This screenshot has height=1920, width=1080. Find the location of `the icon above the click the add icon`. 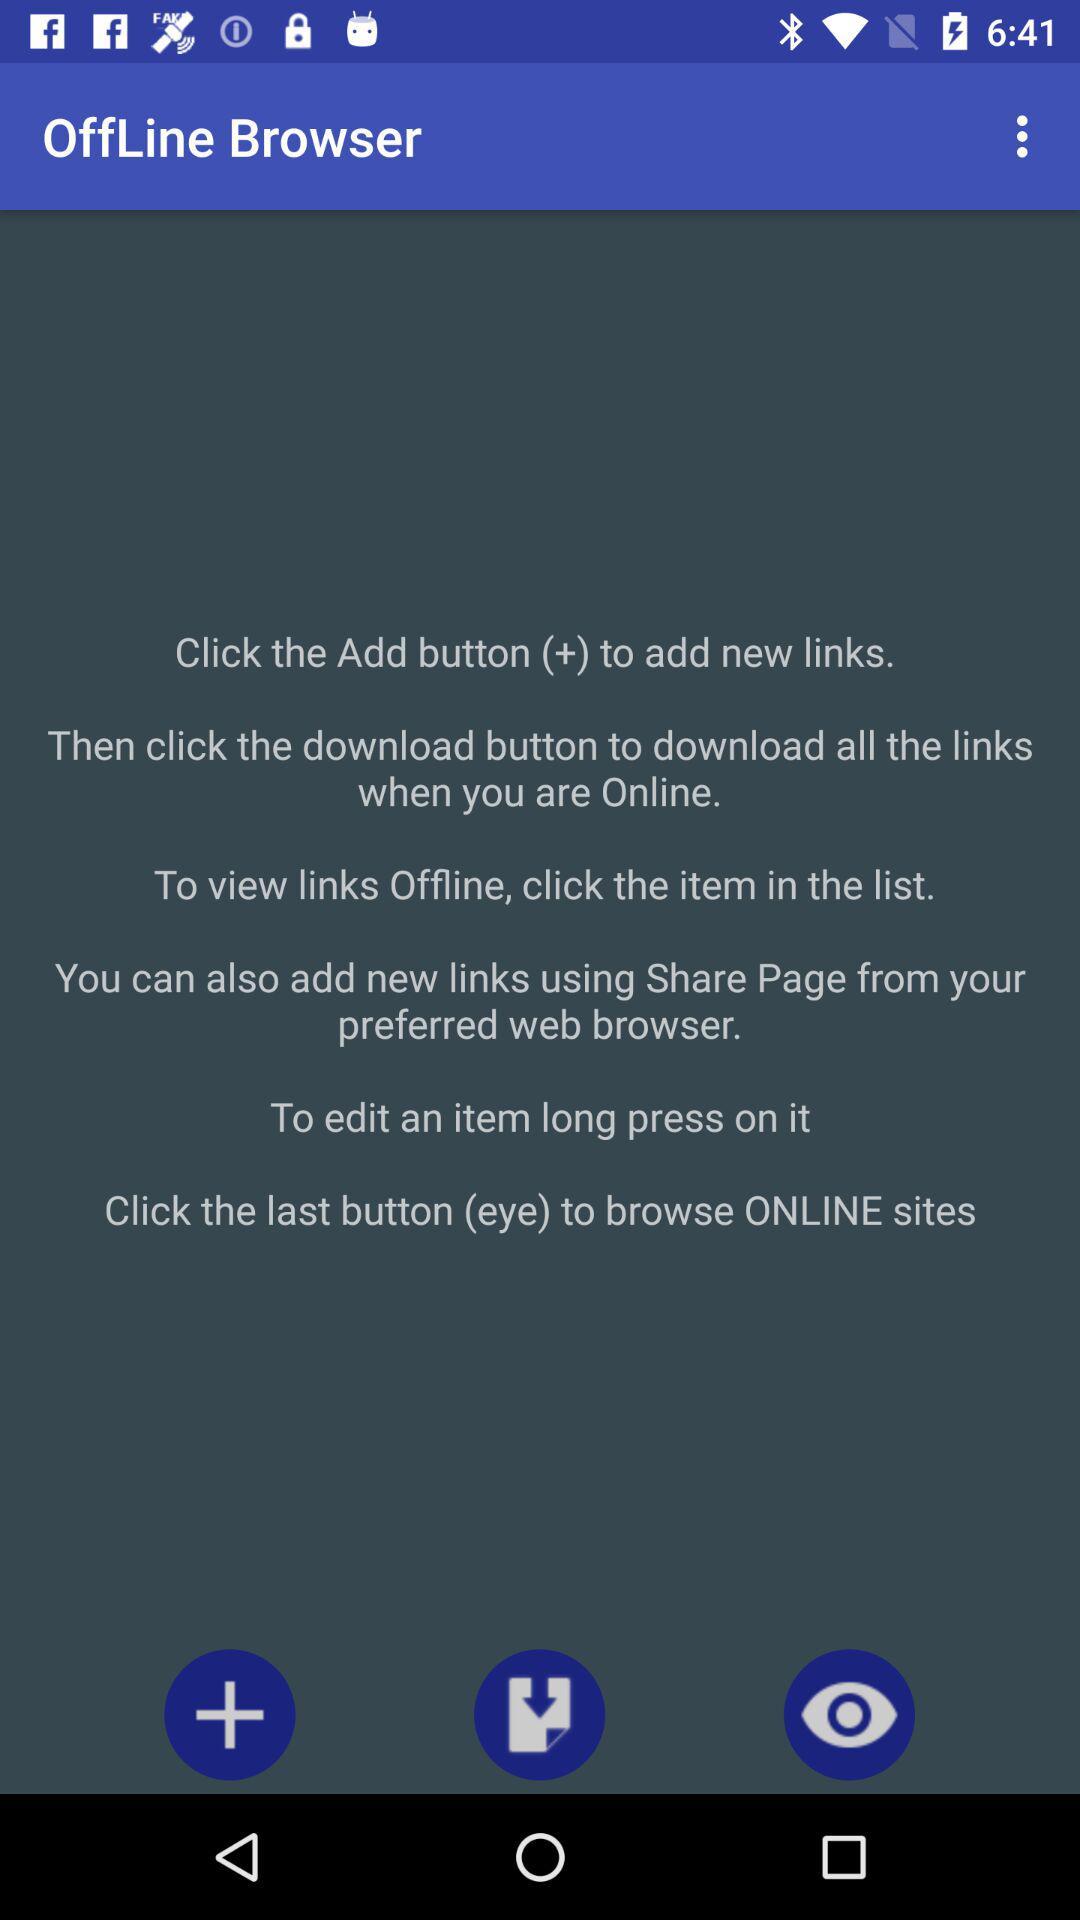

the icon above the click the add icon is located at coordinates (1027, 135).